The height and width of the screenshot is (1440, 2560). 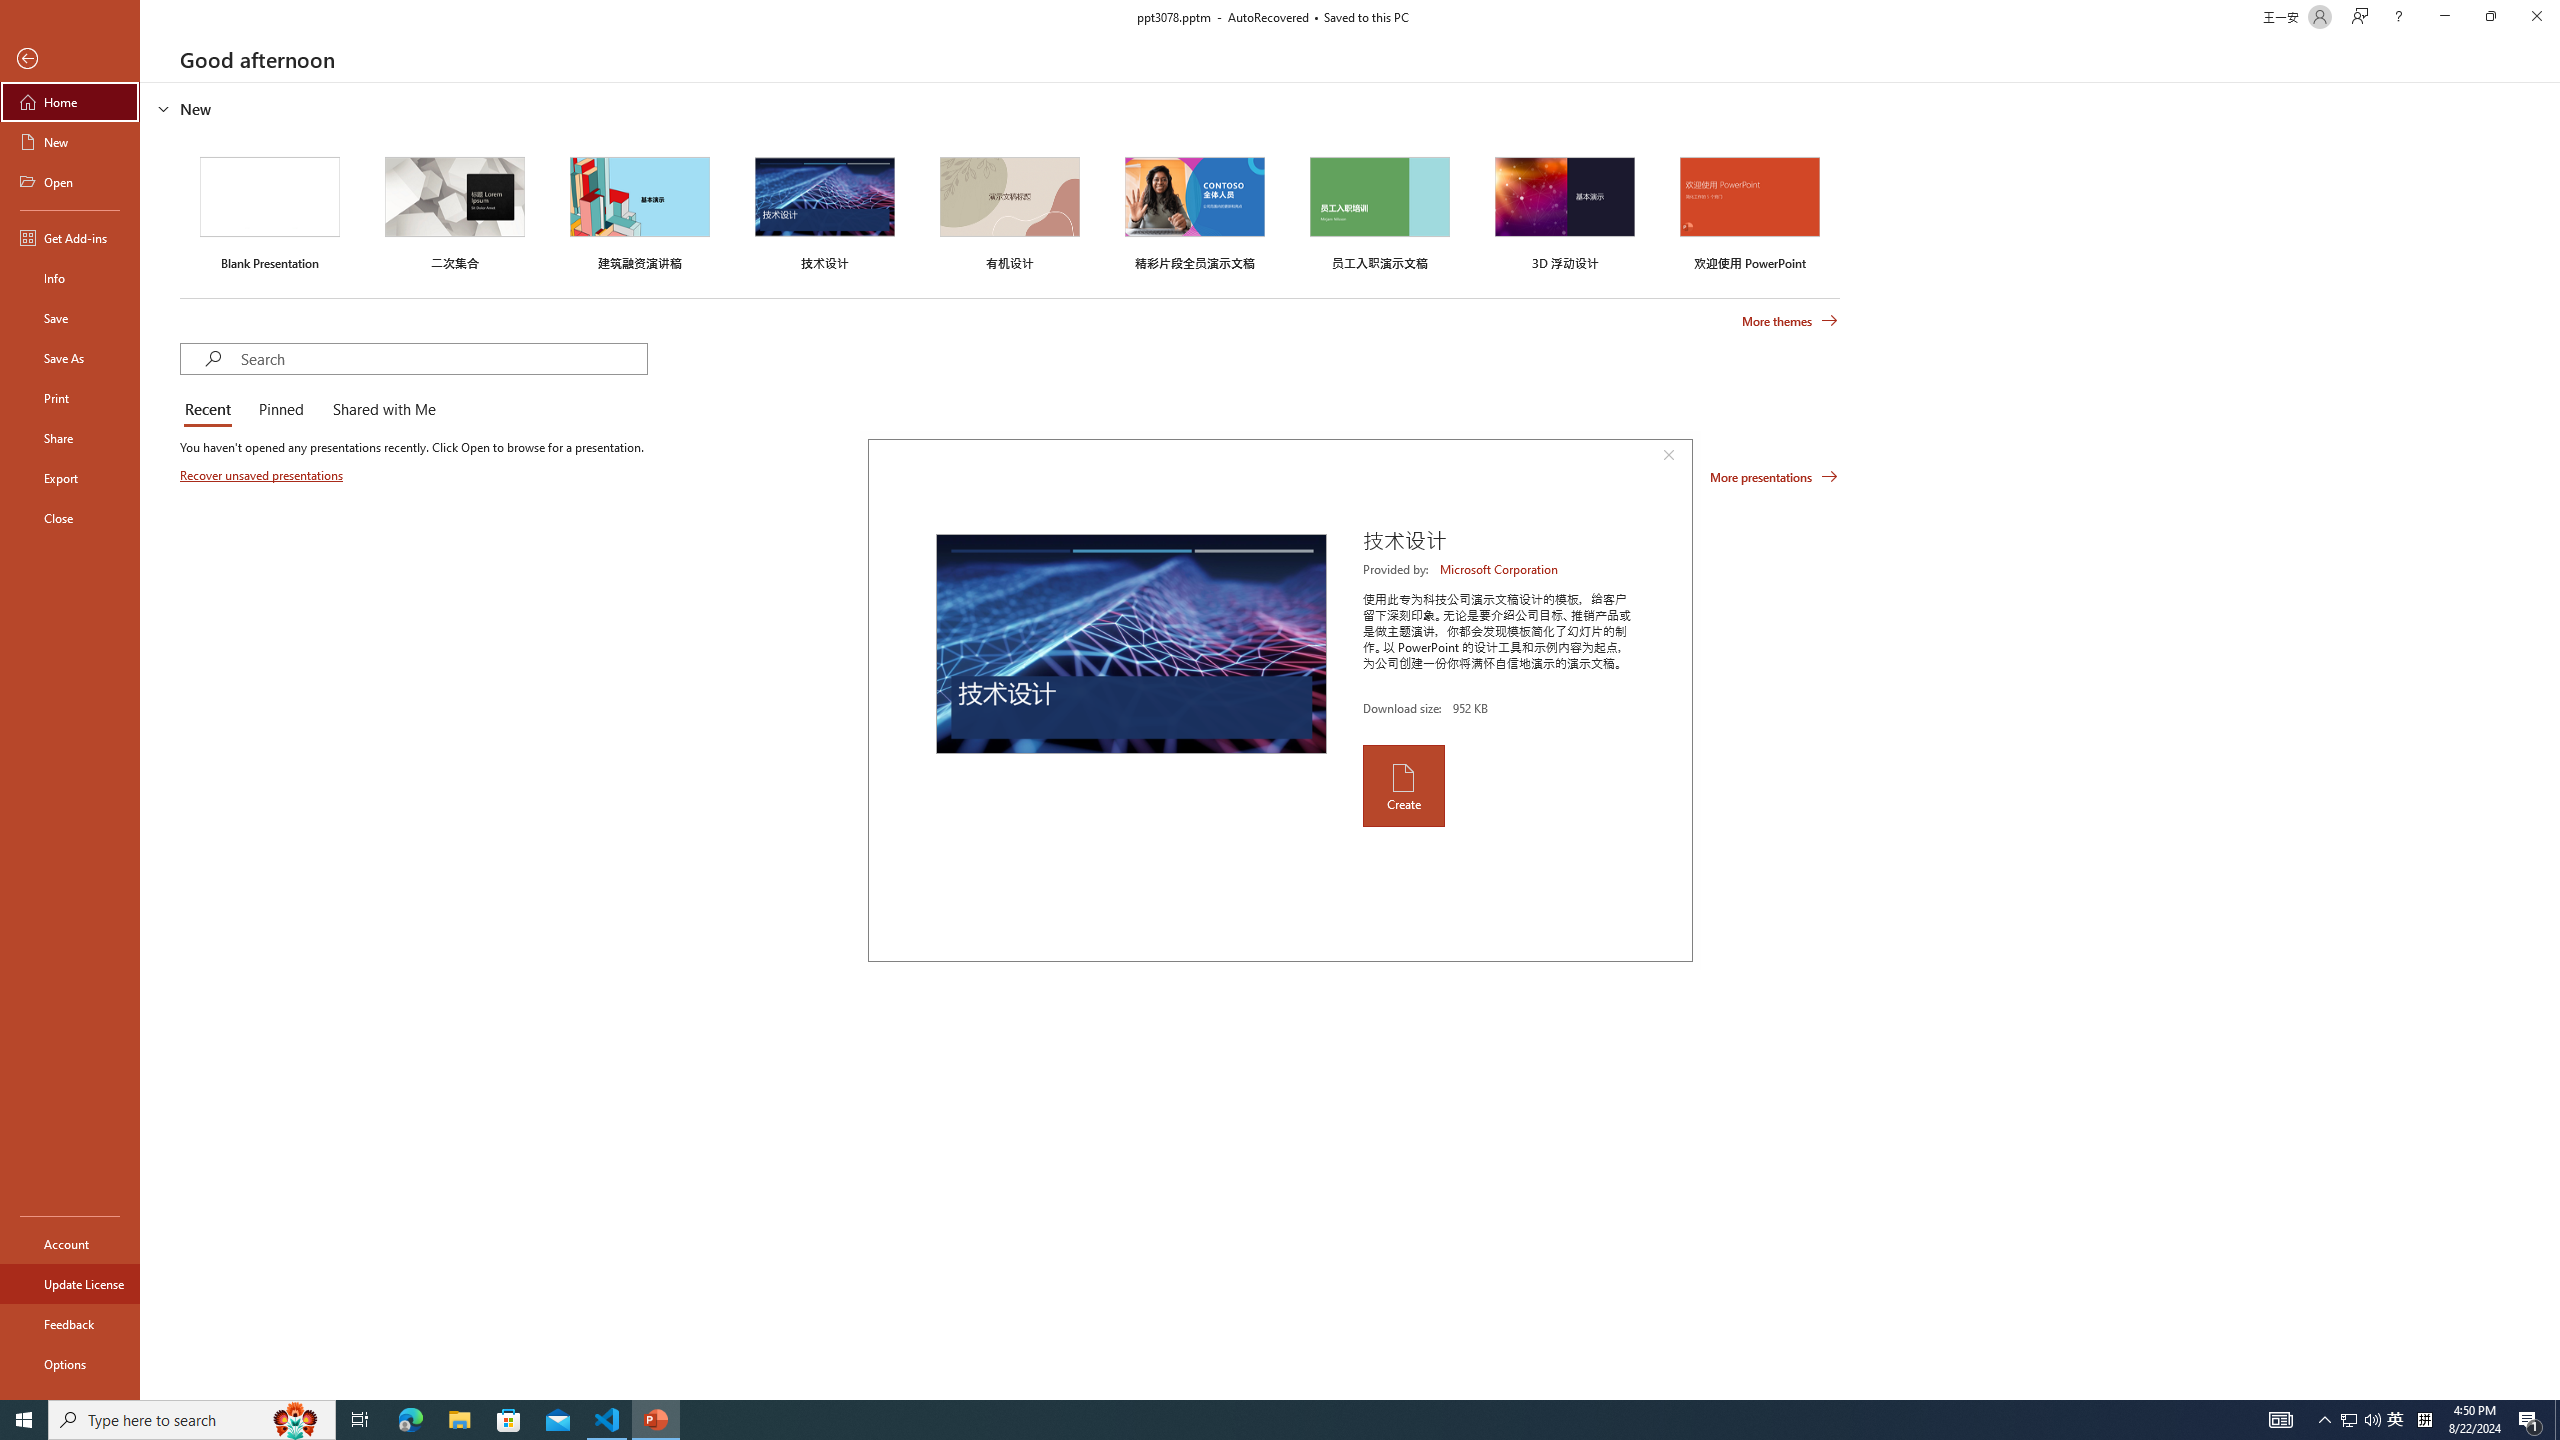 What do you see at coordinates (69, 276) in the screenshot?
I see `'Info'` at bounding box center [69, 276].